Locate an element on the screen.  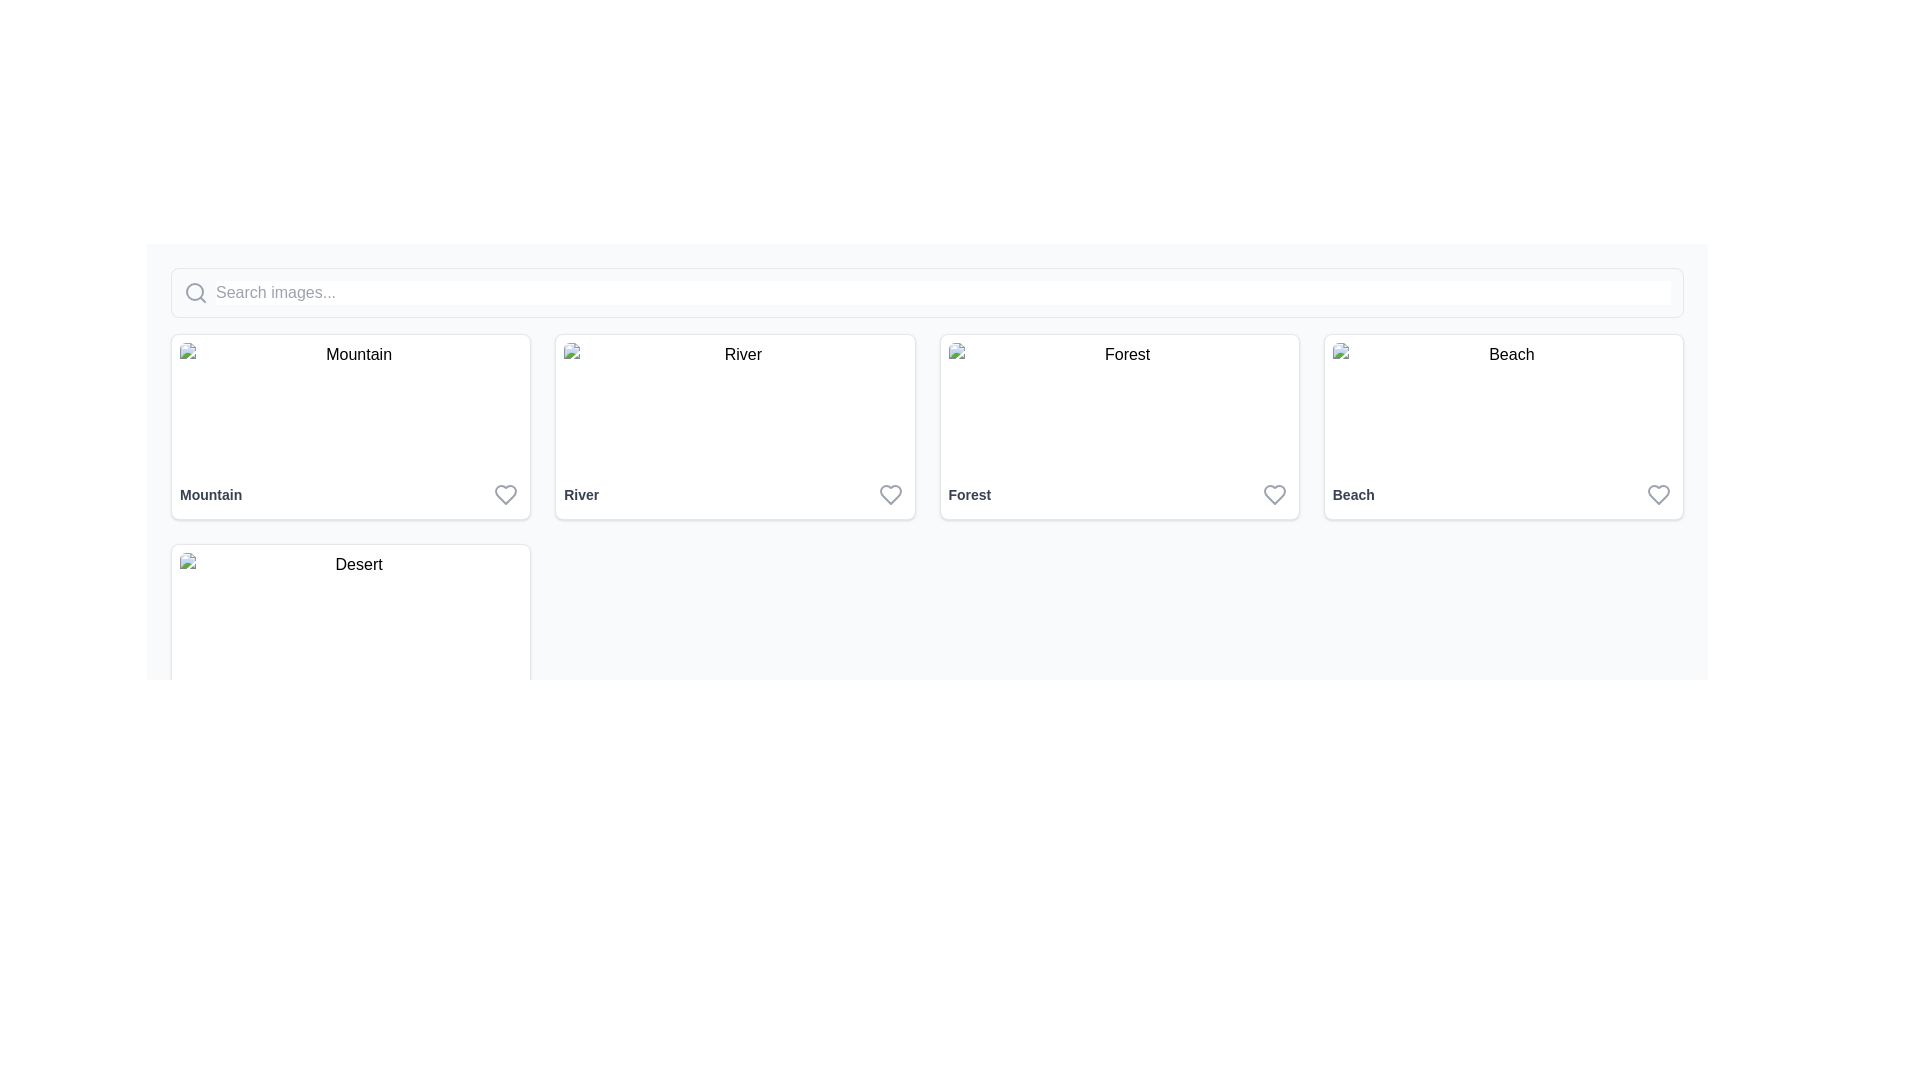
the heart-shaped icon located at the bottom right corner of the 'Beach' card, which has a modern, minimalistic design is located at coordinates (1659, 494).